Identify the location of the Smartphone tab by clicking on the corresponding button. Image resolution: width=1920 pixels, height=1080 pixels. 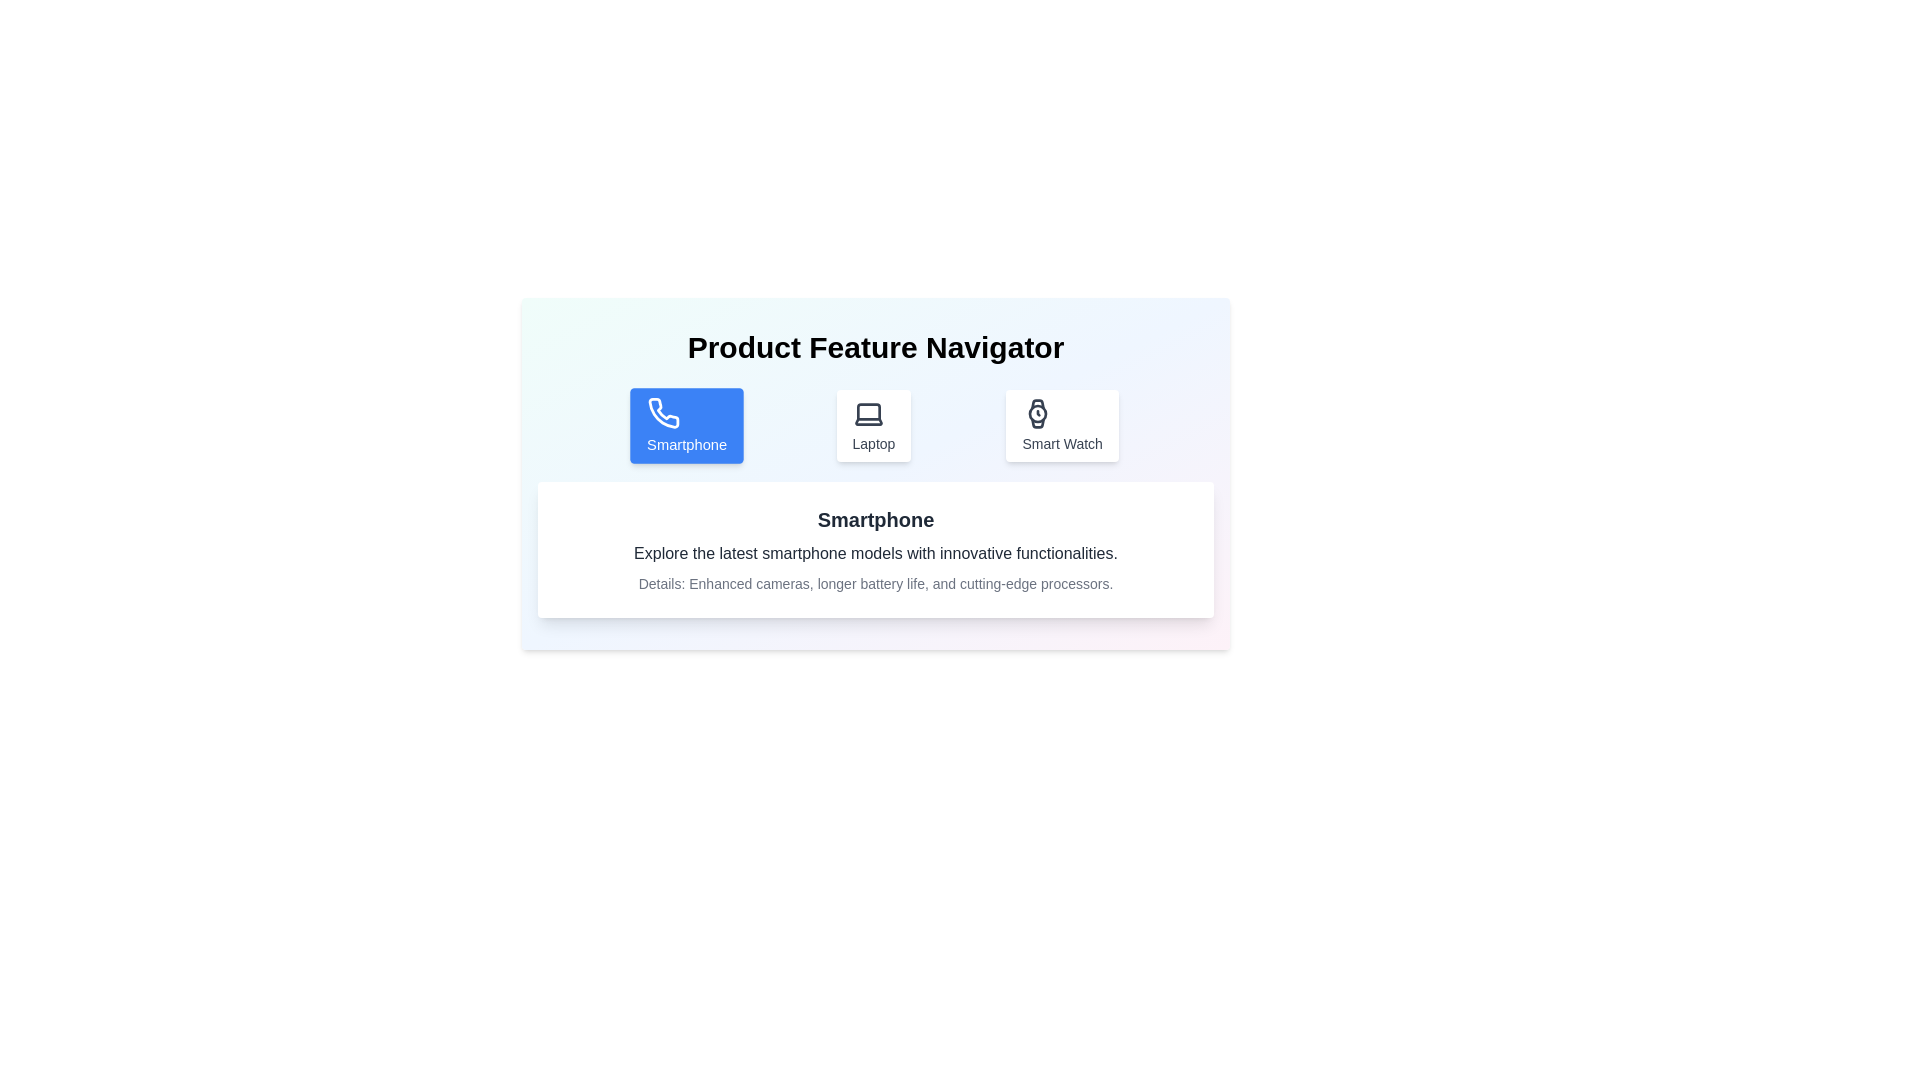
(686, 424).